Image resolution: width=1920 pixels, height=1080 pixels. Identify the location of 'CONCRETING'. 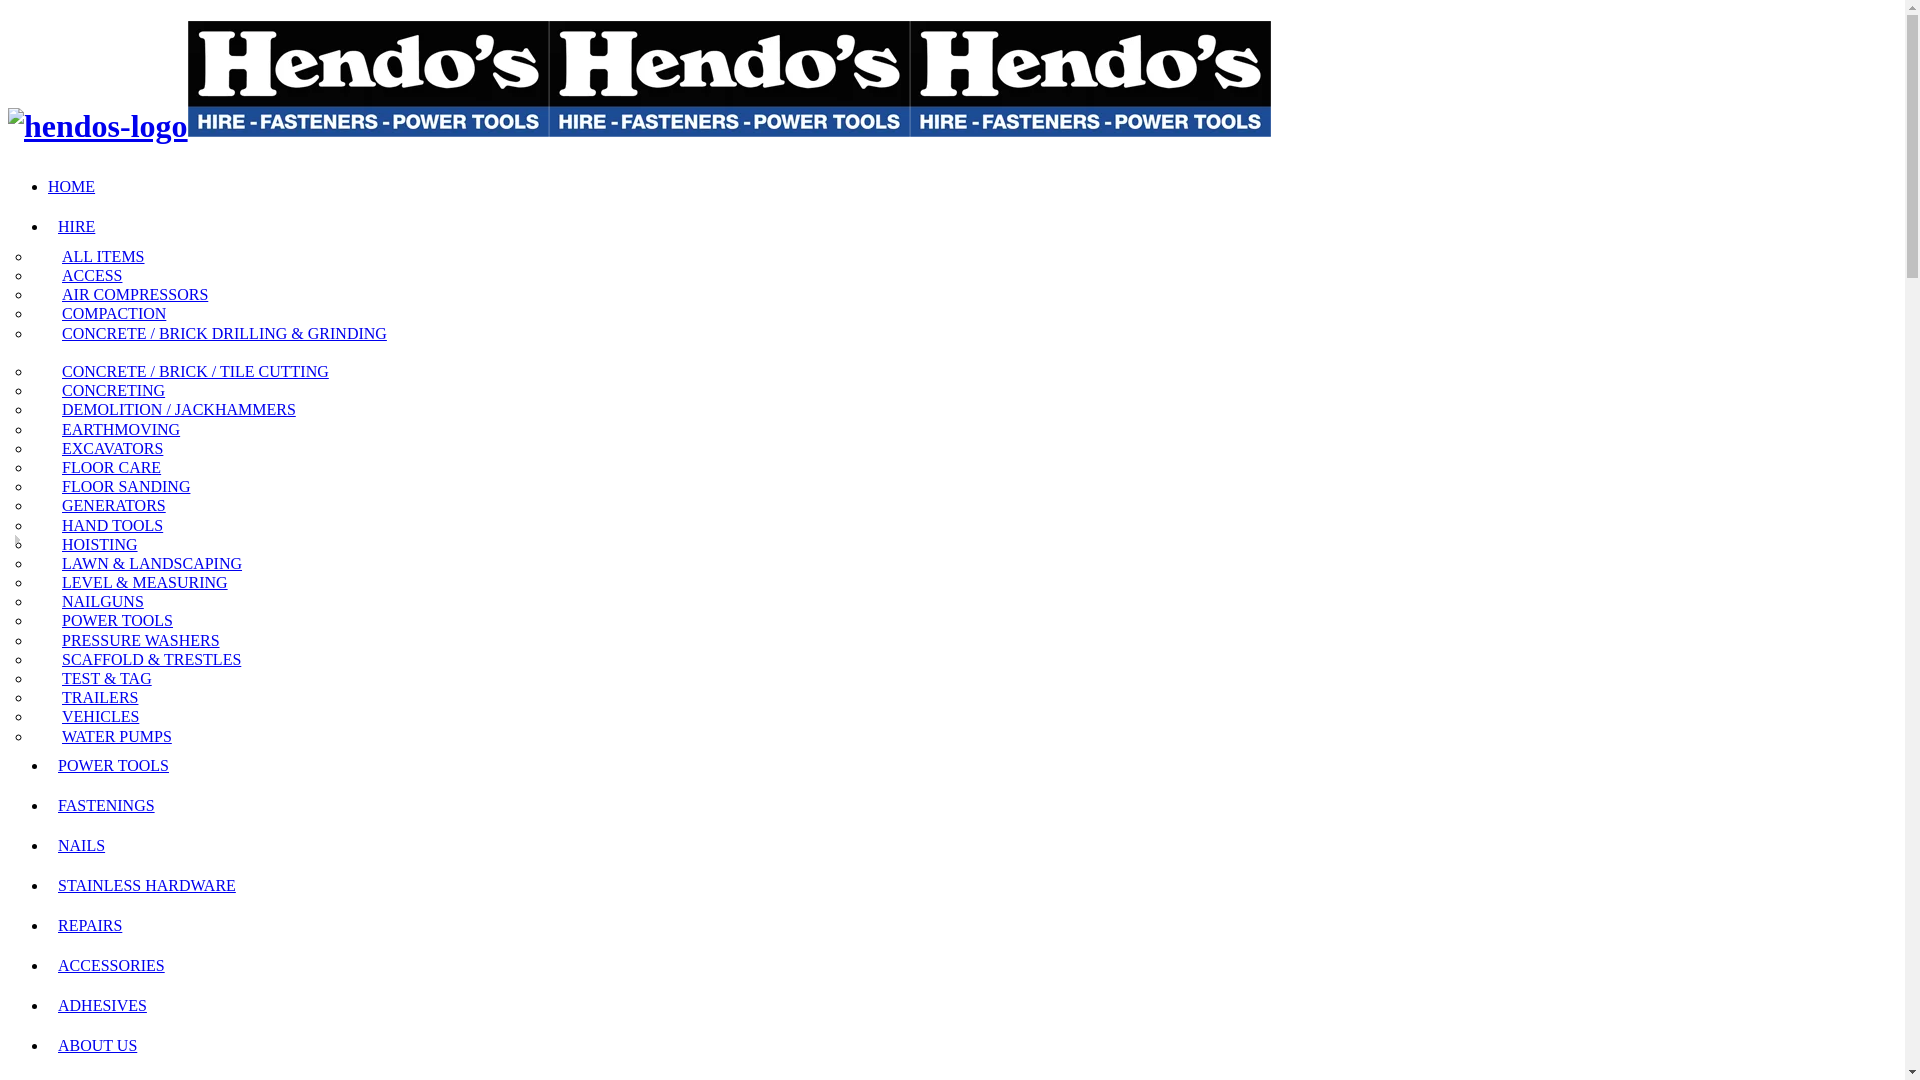
(107, 390).